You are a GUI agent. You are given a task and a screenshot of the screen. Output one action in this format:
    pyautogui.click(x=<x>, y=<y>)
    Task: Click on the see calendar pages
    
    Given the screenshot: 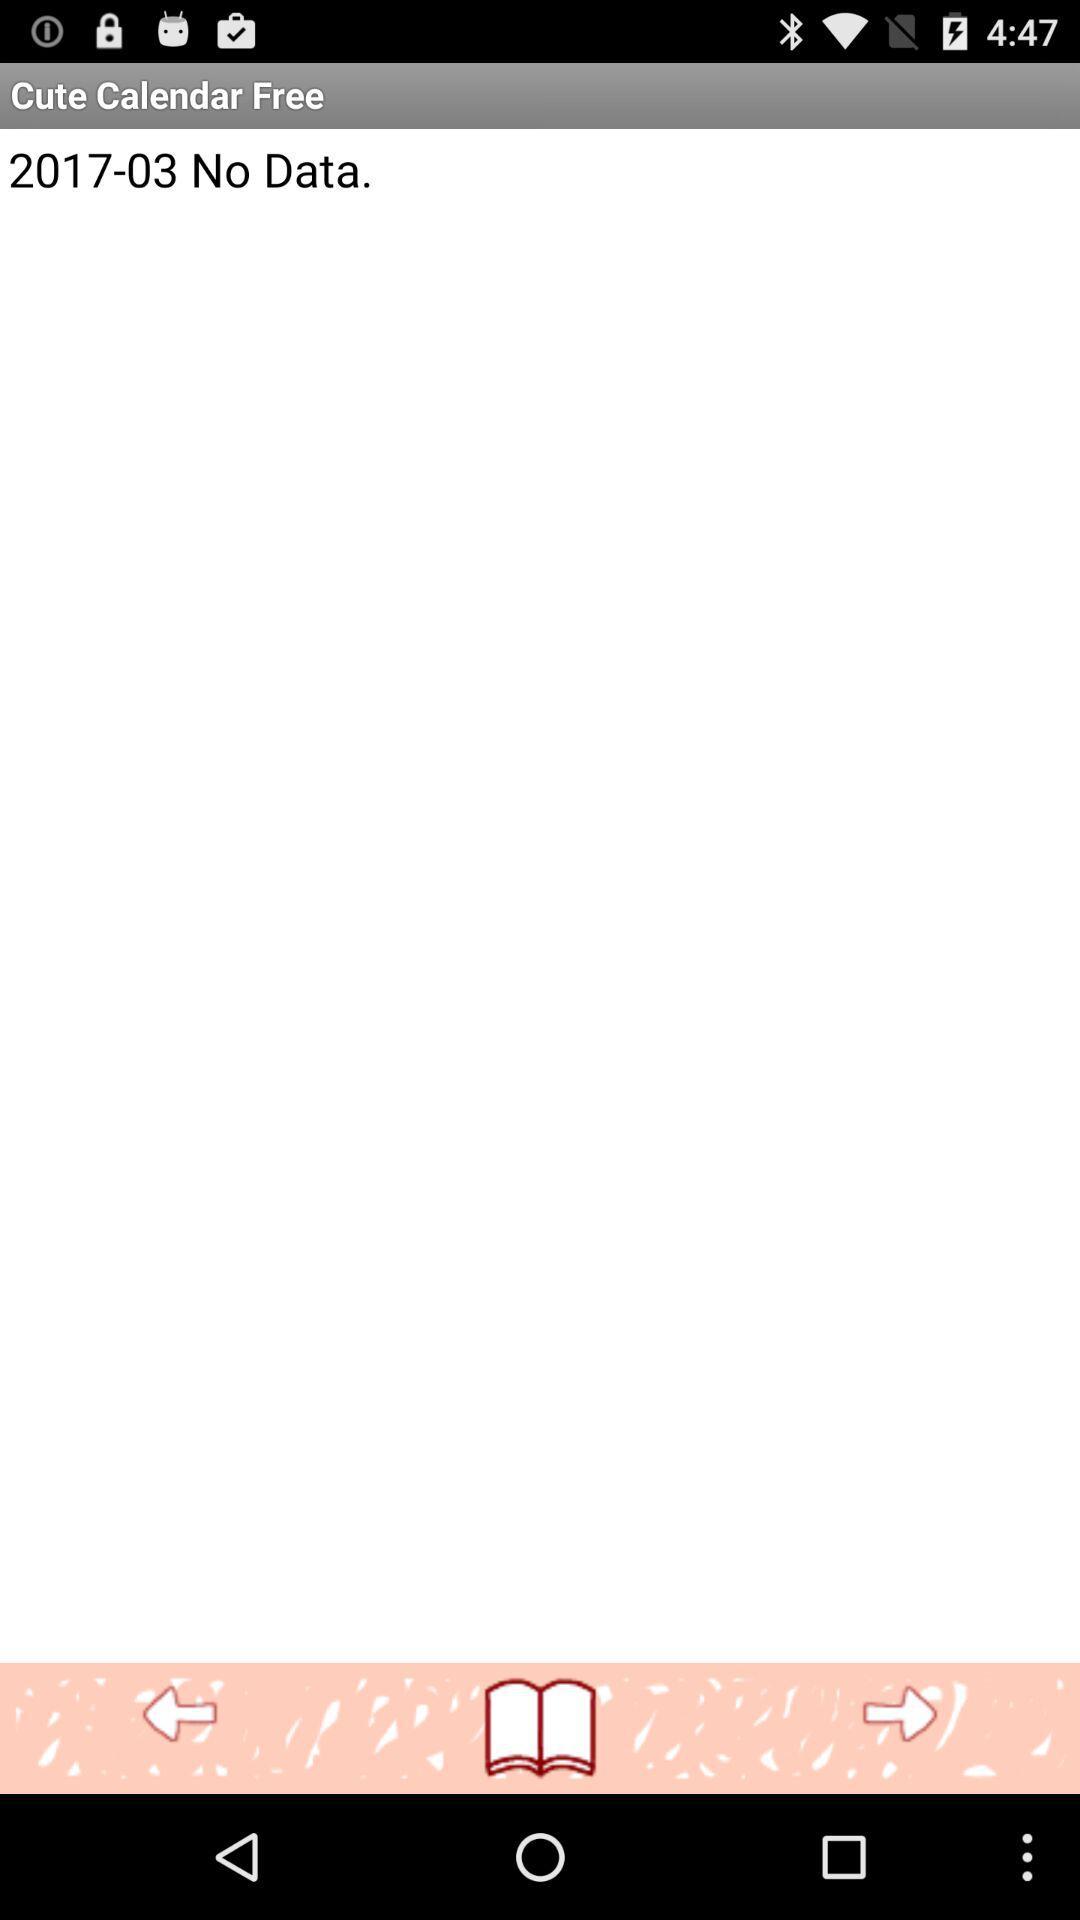 What is the action you would take?
    pyautogui.click(x=540, y=1727)
    